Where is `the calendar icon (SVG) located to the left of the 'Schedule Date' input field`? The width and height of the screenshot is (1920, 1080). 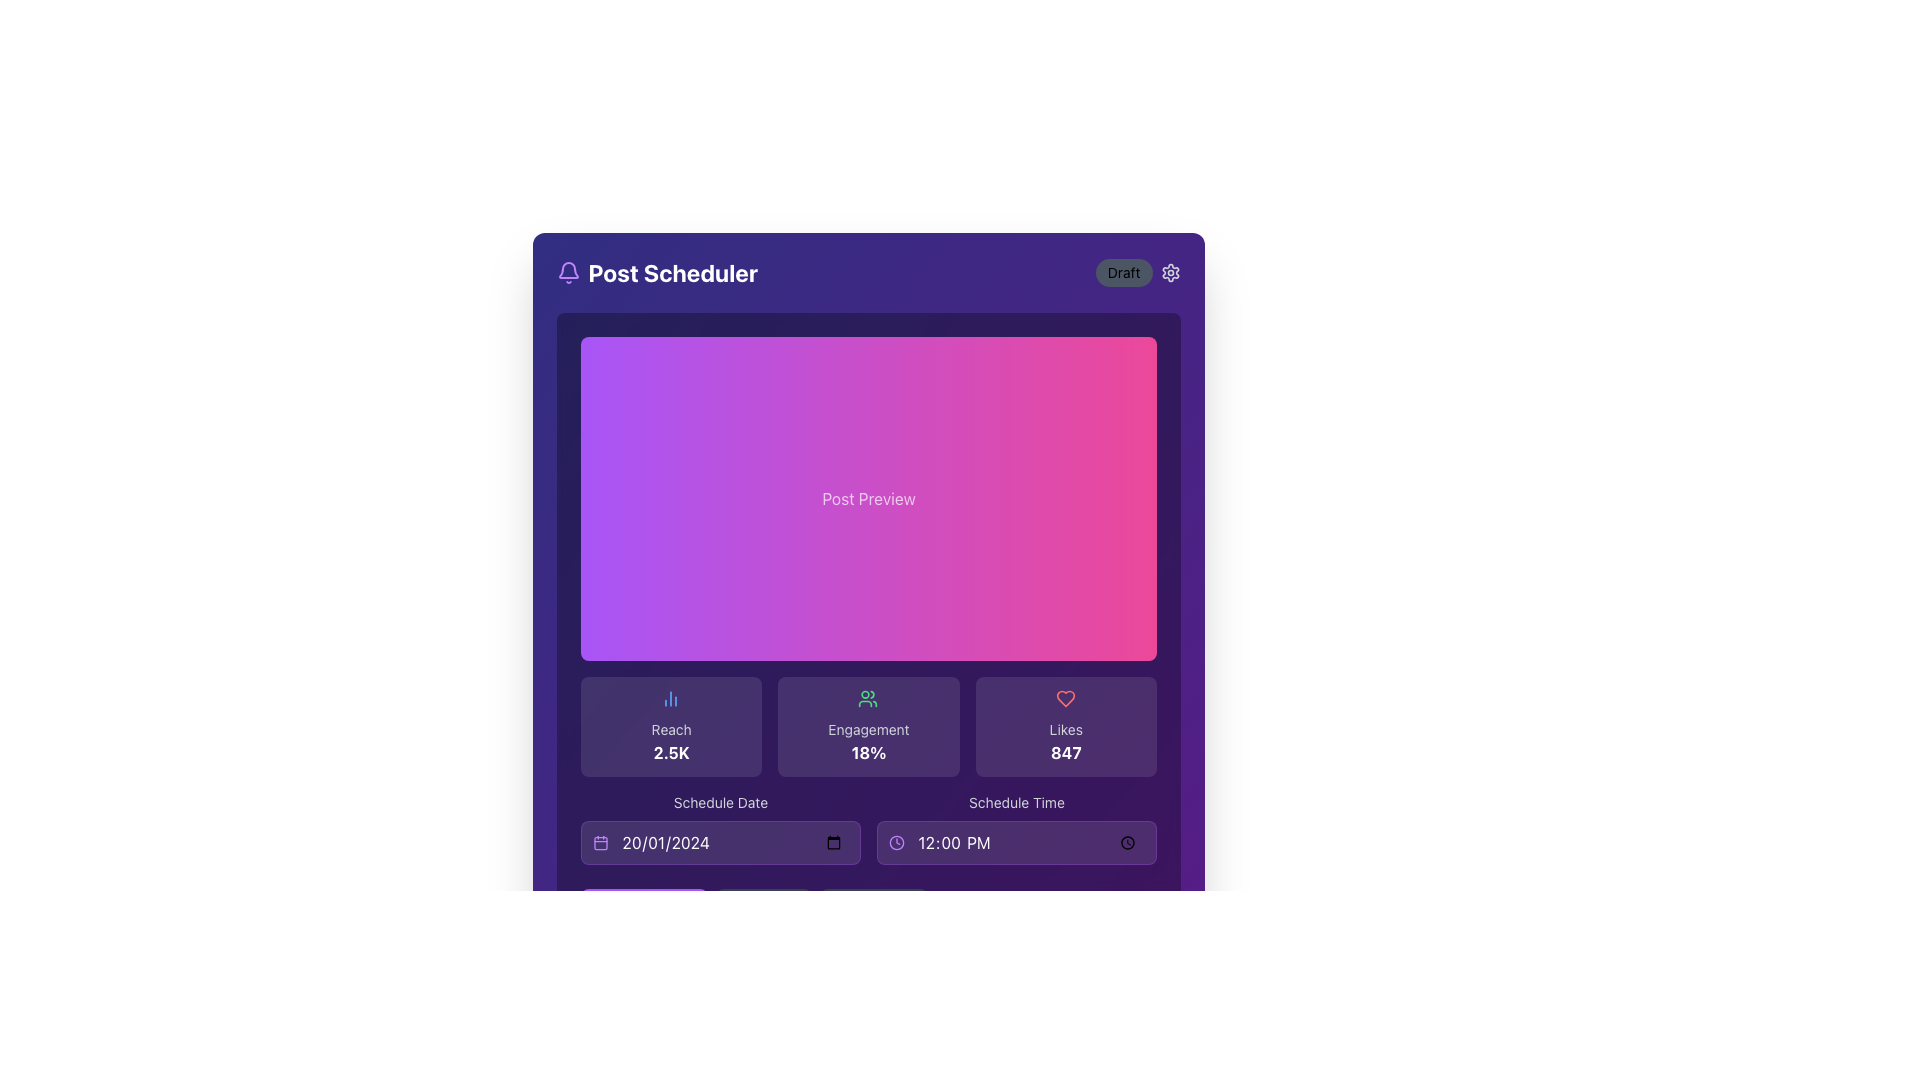
the calendar icon (SVG) located to the left of the 'Schedule Date' input field is located at coordinates (599, 843).